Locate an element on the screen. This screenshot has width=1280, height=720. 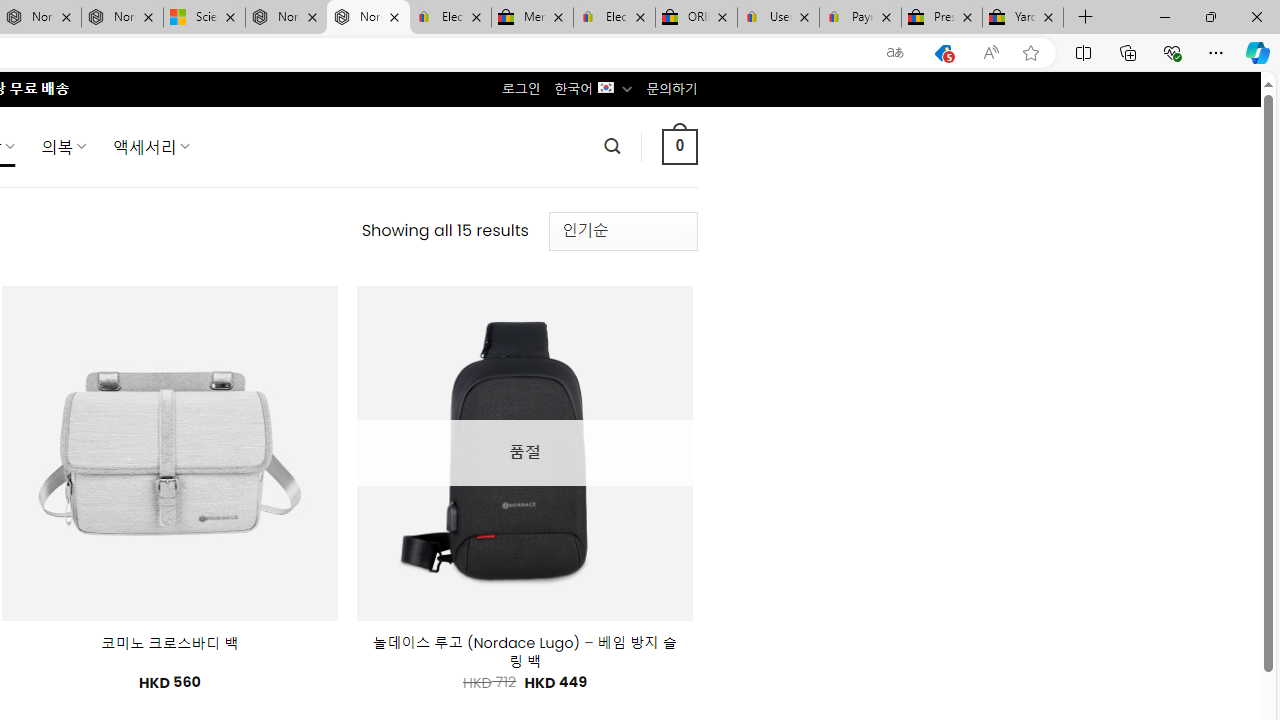
'Electronics, Cars, Fashion, Collectibles & More | eBay' is located at coordinates (613, 17).